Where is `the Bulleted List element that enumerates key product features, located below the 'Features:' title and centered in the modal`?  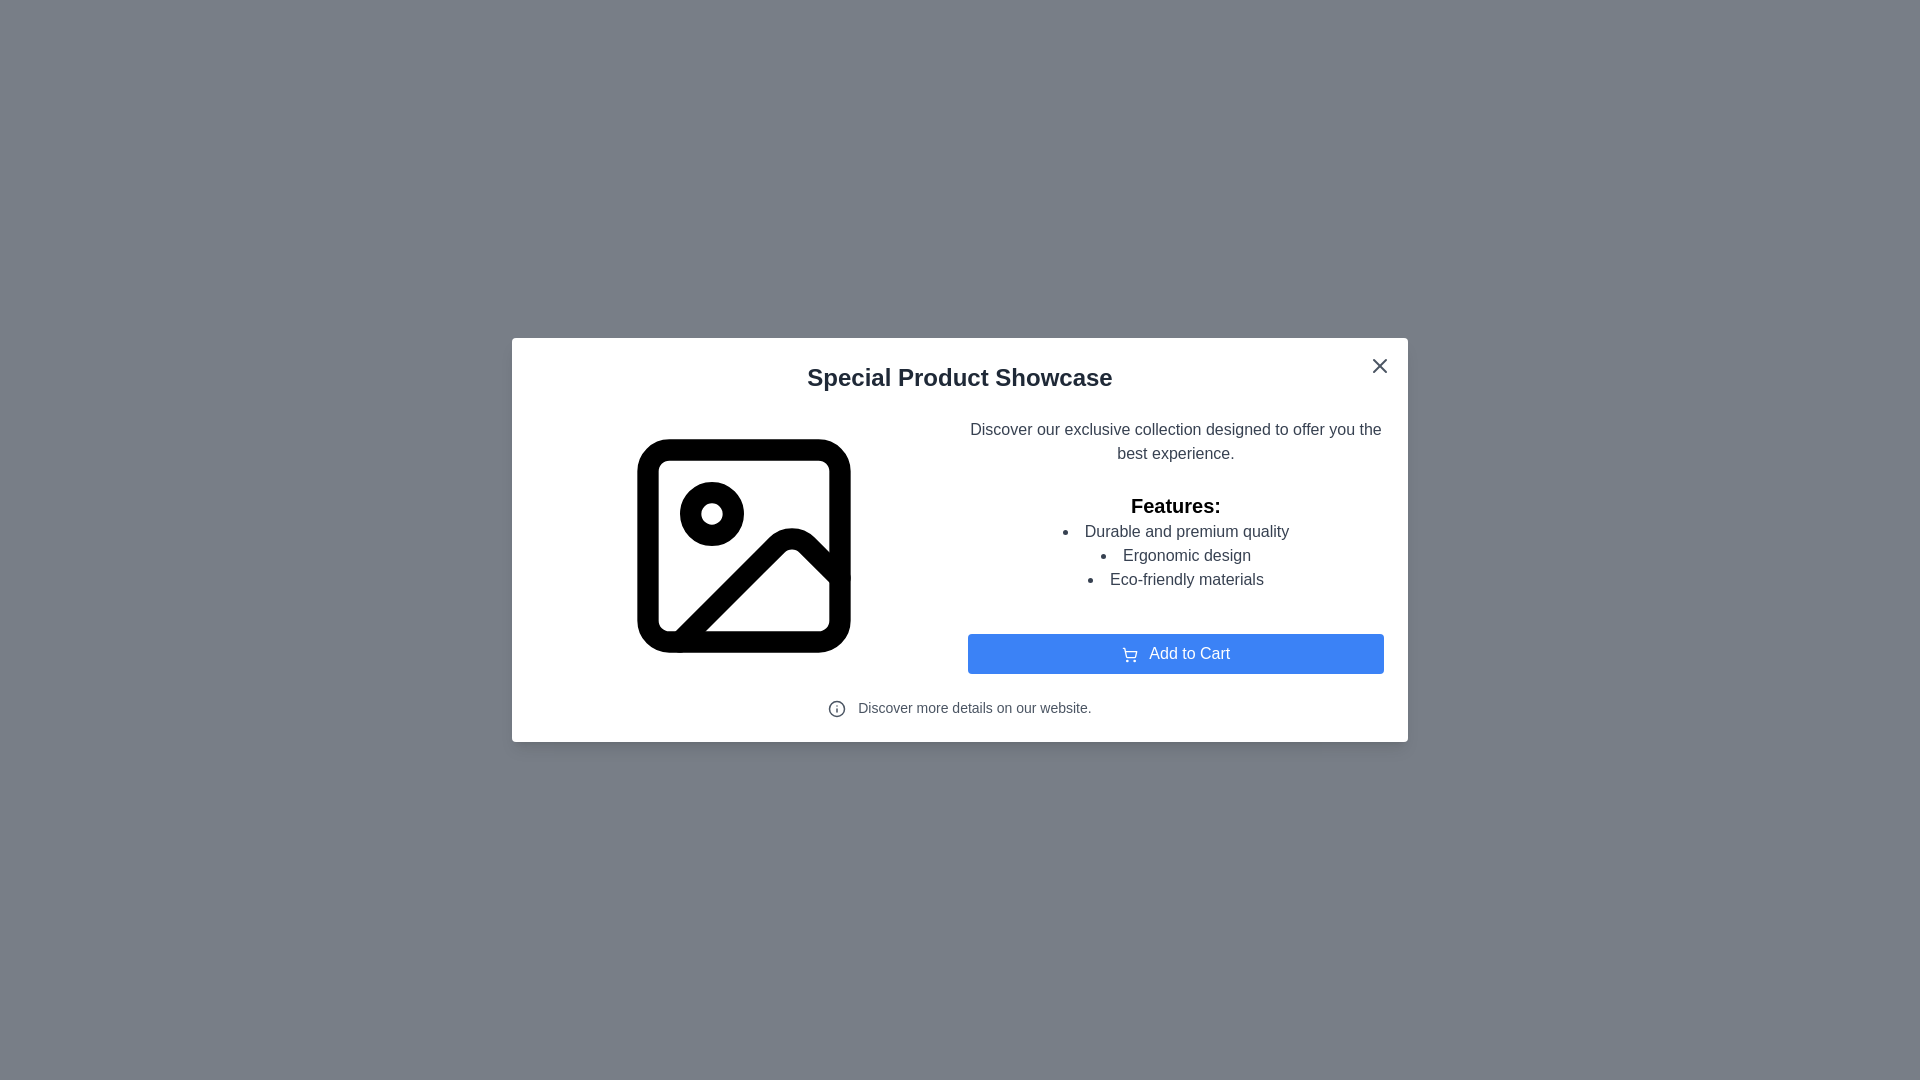
the Bulleted List element that enumerates key product features, located below the 'Features:' title and centered in the modal is located at coordinates (1176, 555).